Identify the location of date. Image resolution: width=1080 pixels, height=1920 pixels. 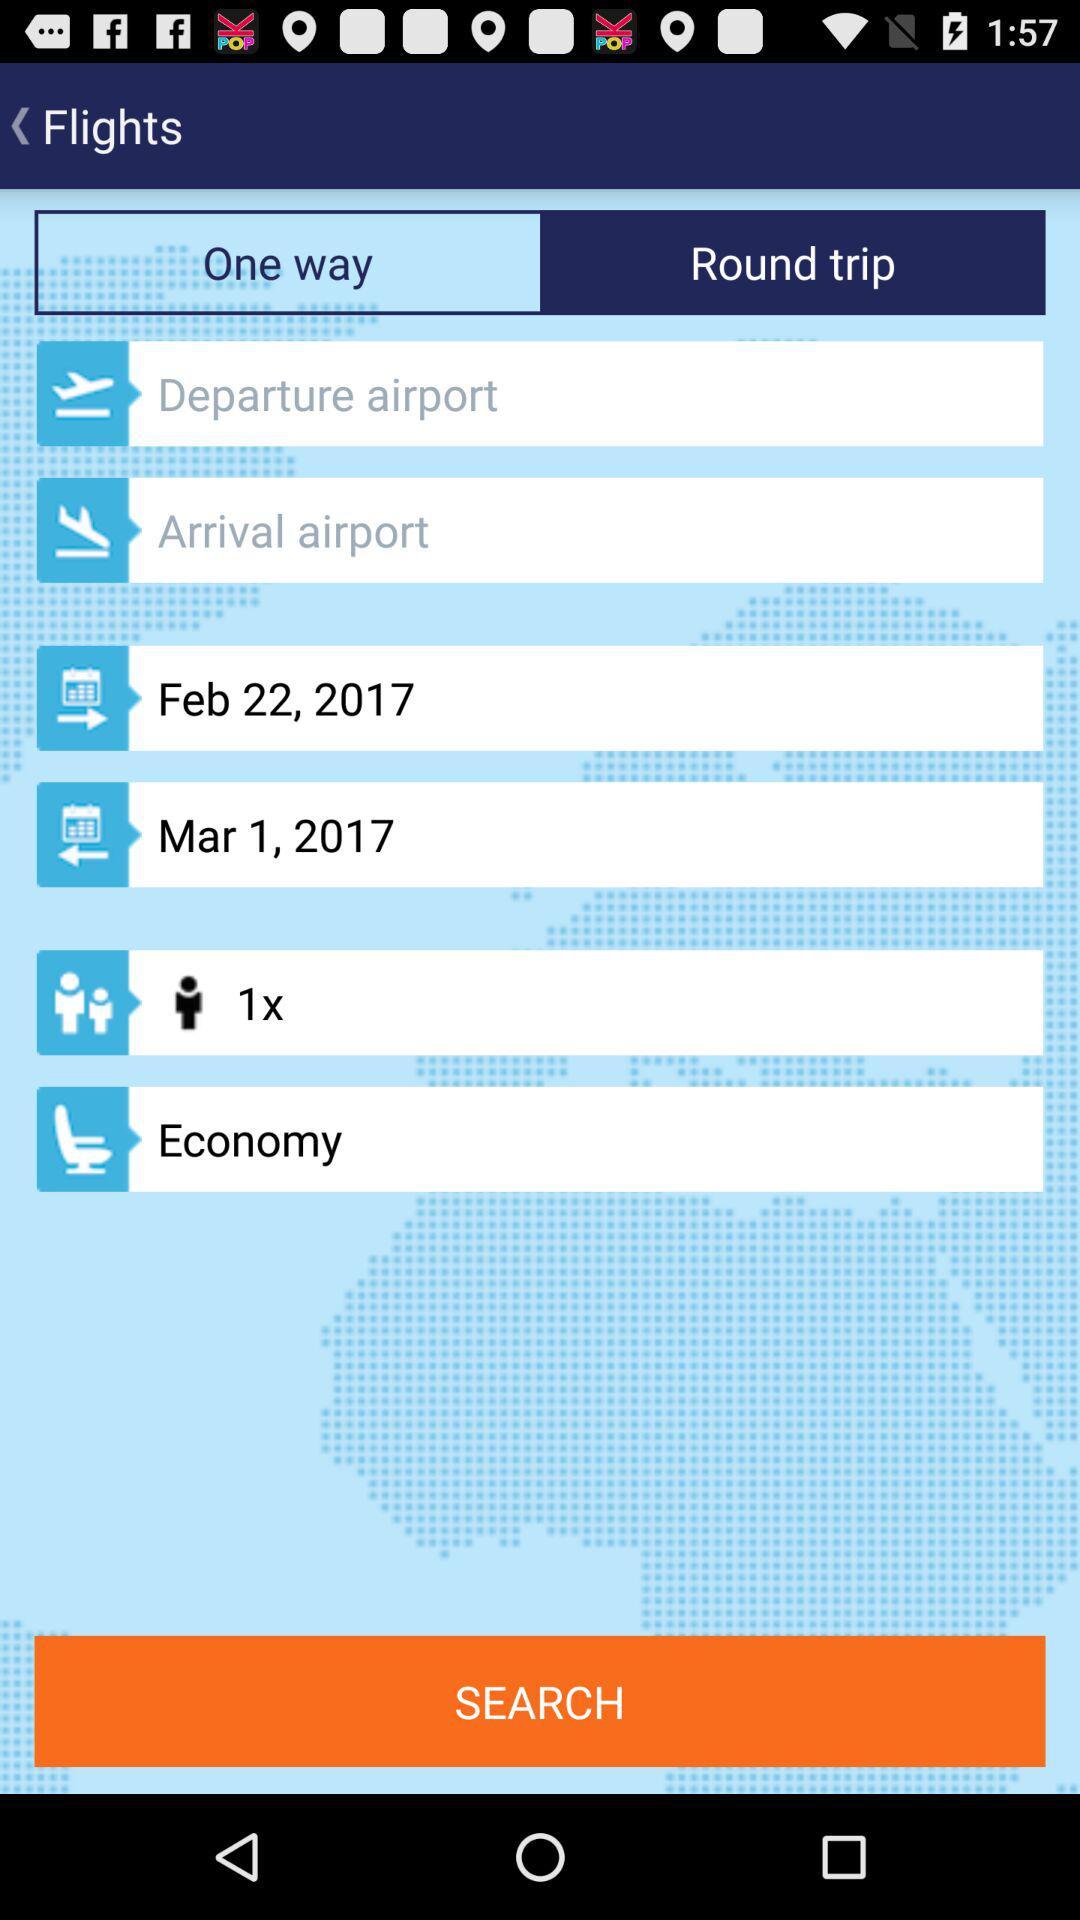
(540, 530).